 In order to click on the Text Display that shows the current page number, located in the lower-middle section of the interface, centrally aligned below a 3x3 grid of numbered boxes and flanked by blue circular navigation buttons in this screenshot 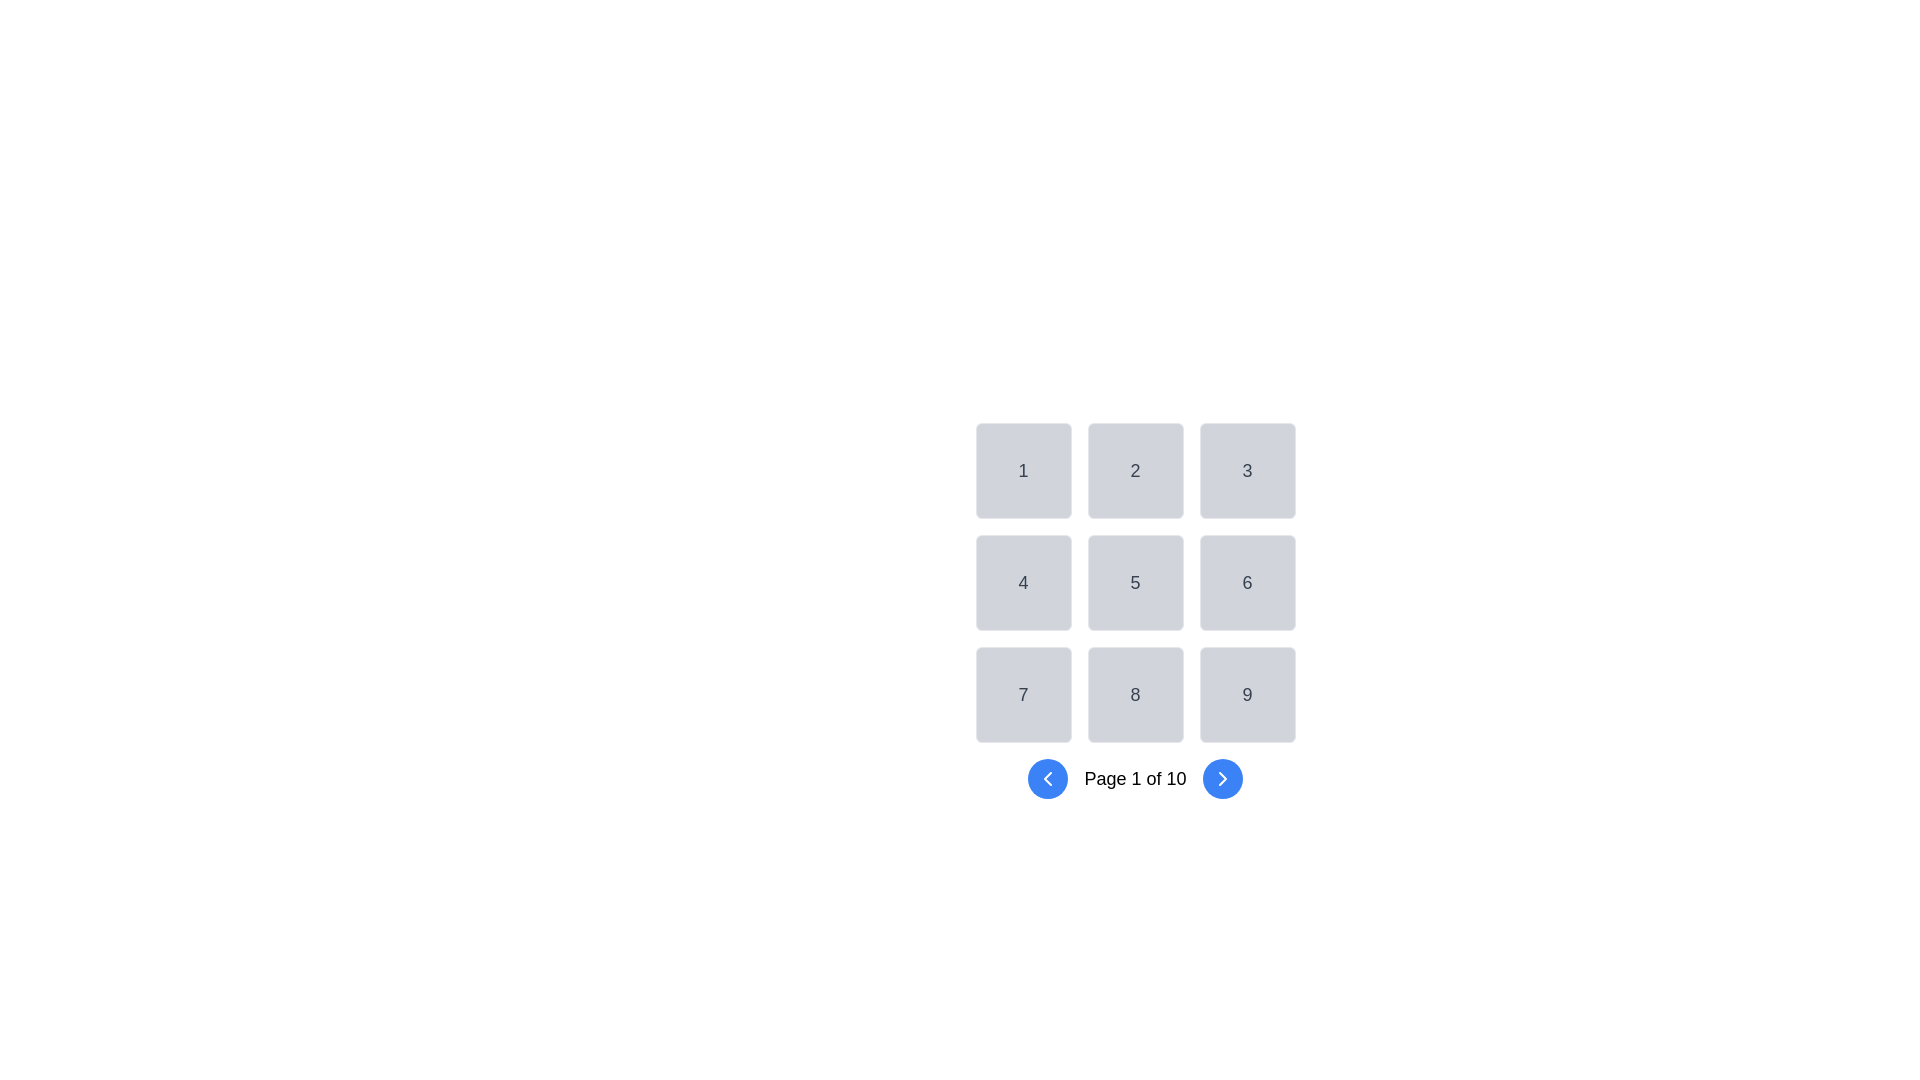, I will do `click(1135, 778)`.